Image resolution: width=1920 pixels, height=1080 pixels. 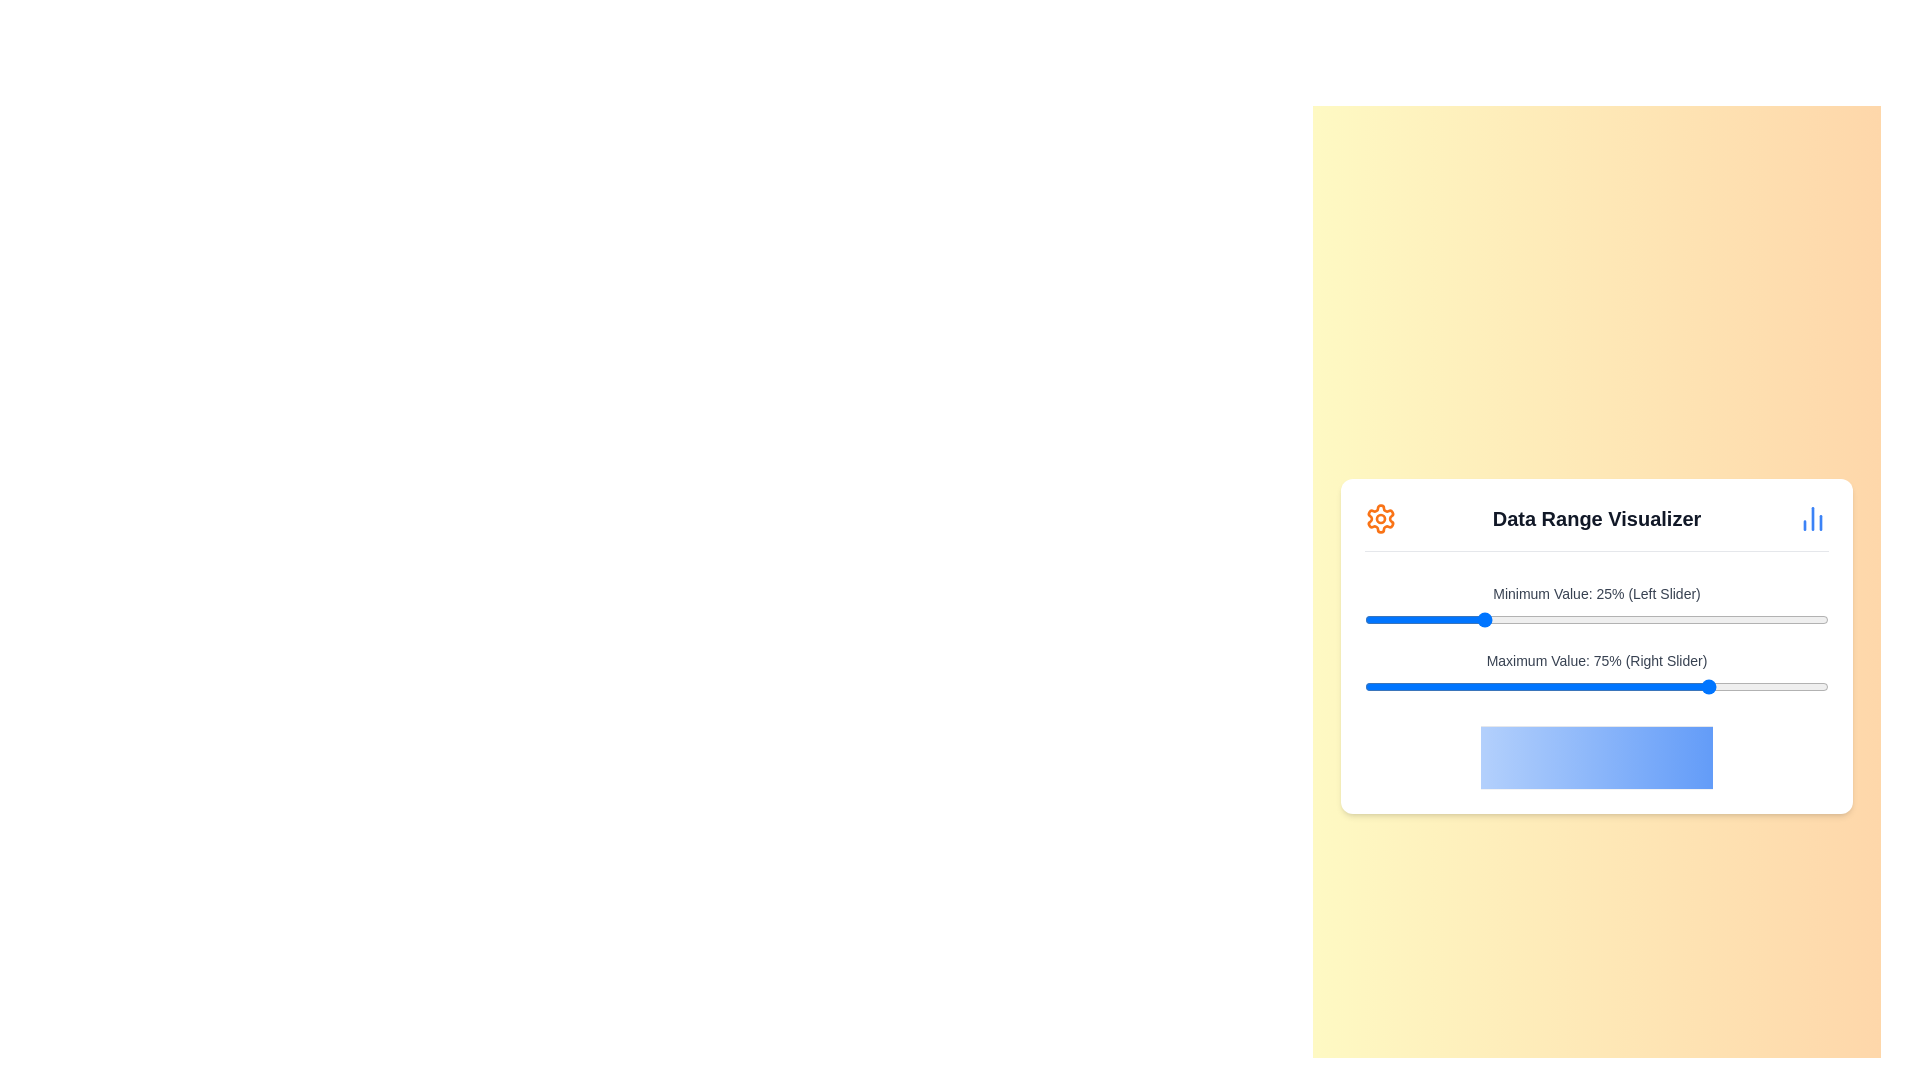 I want to click on the data range selector component, which includes sliders and text elements for adjusting minimum and maximum values, so click(x=1596, y=645).